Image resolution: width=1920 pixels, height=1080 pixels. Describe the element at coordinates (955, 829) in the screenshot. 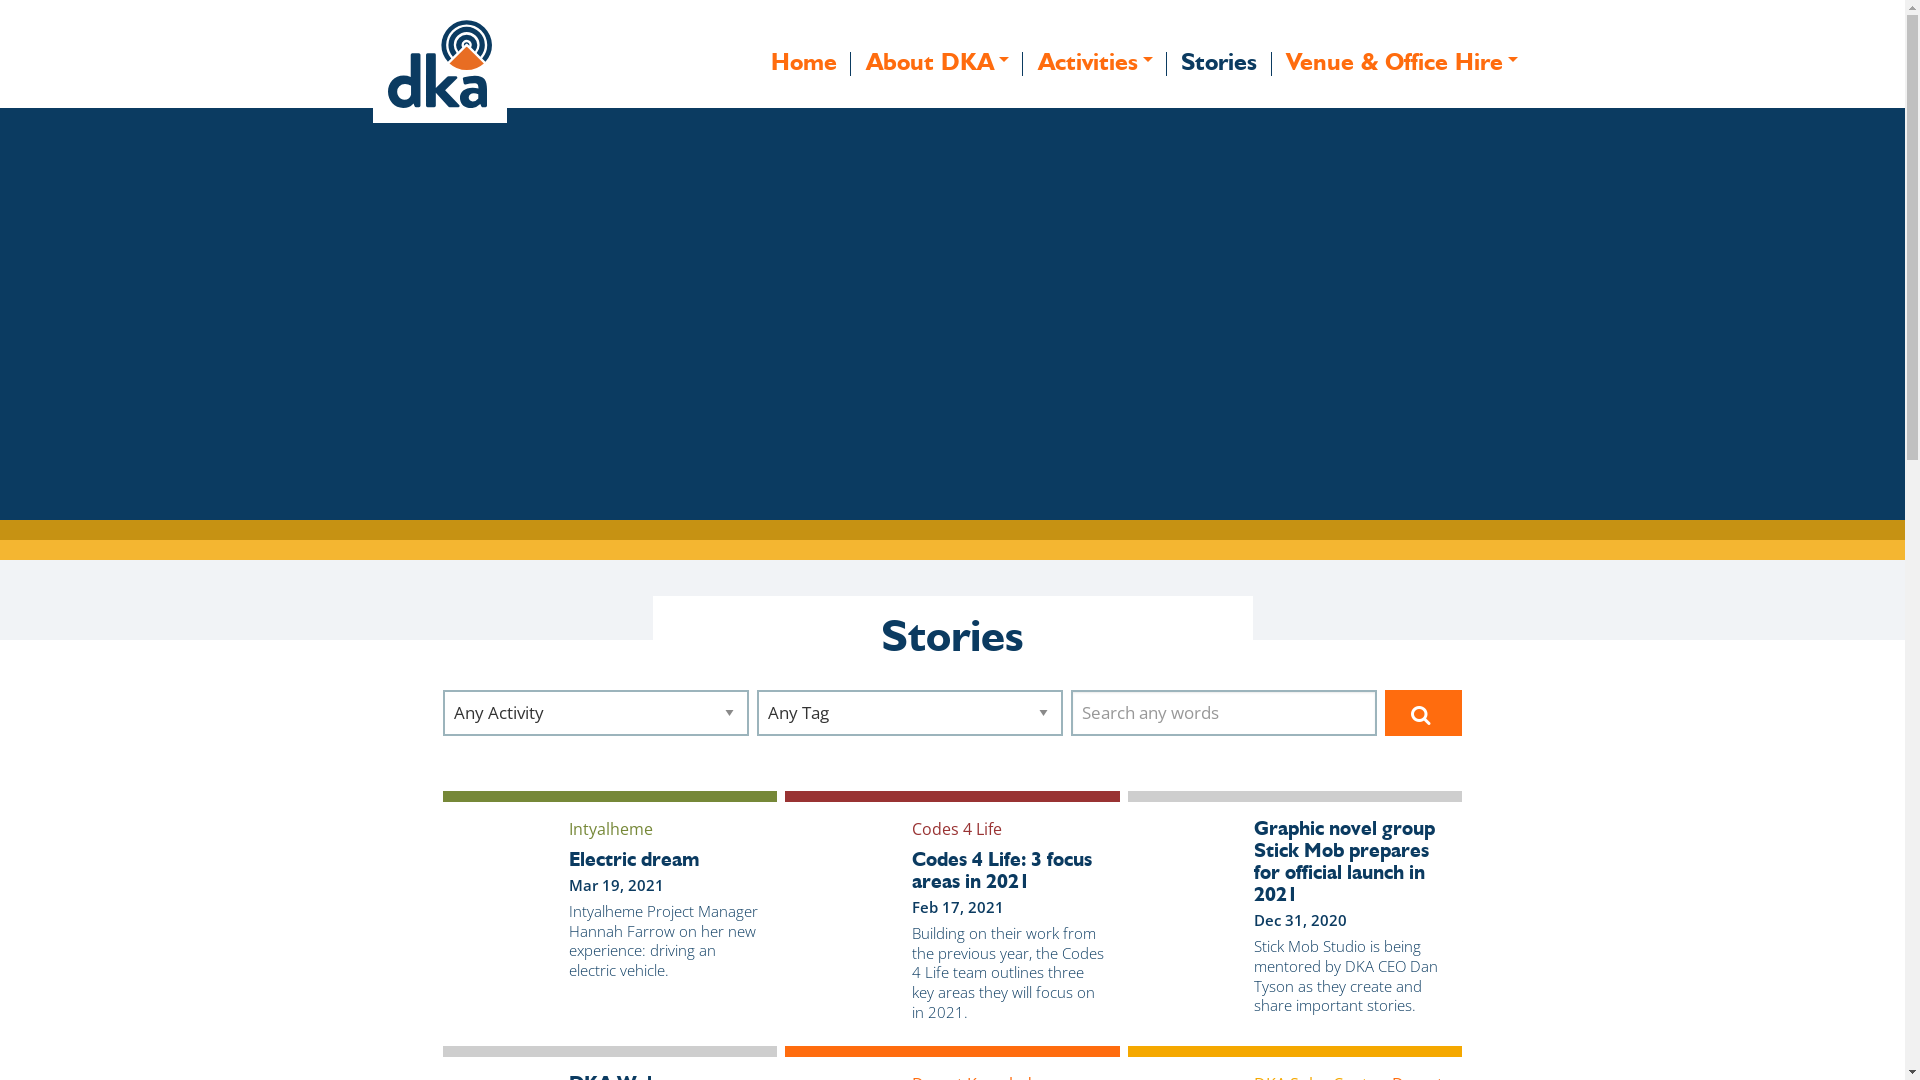

I see `'Codes 4 Life'` at that location.